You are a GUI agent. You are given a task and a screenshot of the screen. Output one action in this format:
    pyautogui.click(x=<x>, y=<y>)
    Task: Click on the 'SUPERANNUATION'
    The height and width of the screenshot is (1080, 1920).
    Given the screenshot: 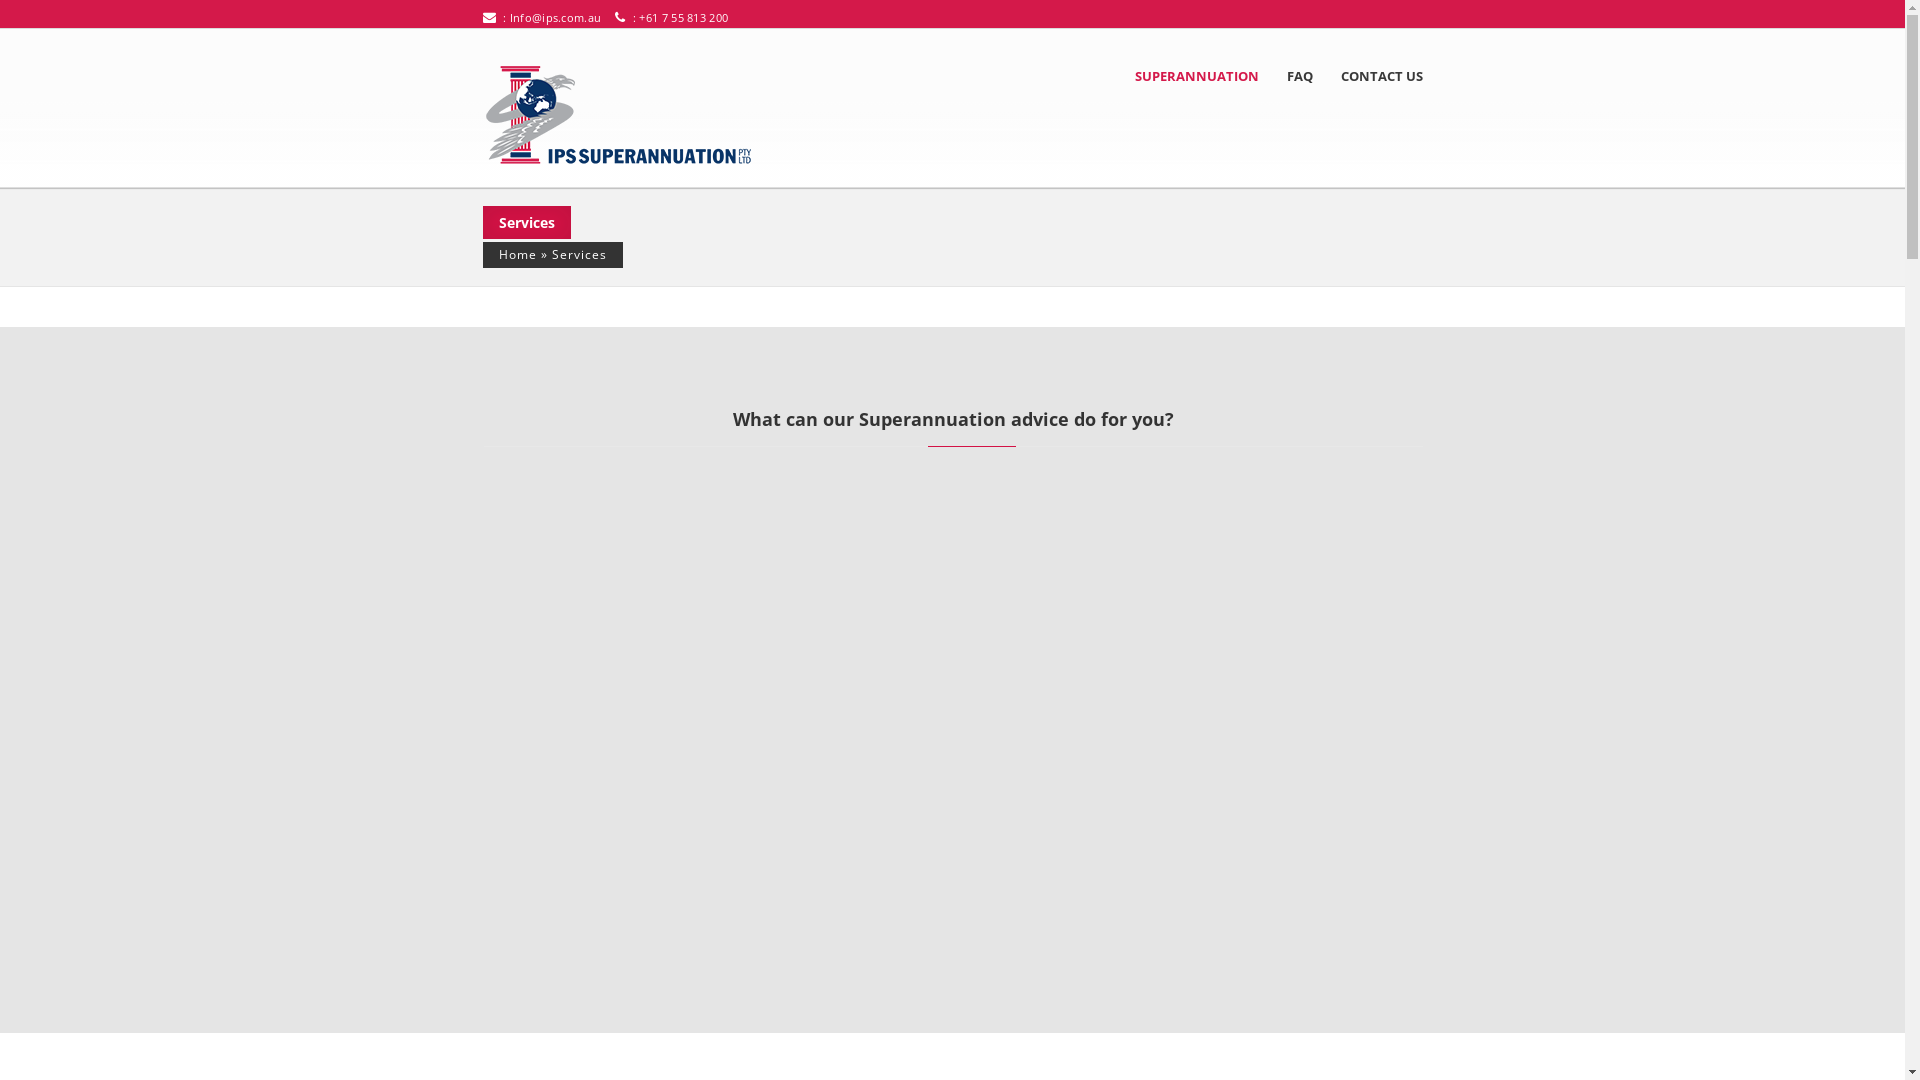 What is the action you would take?
    pyautogui.click(x=1202, y=75)
    